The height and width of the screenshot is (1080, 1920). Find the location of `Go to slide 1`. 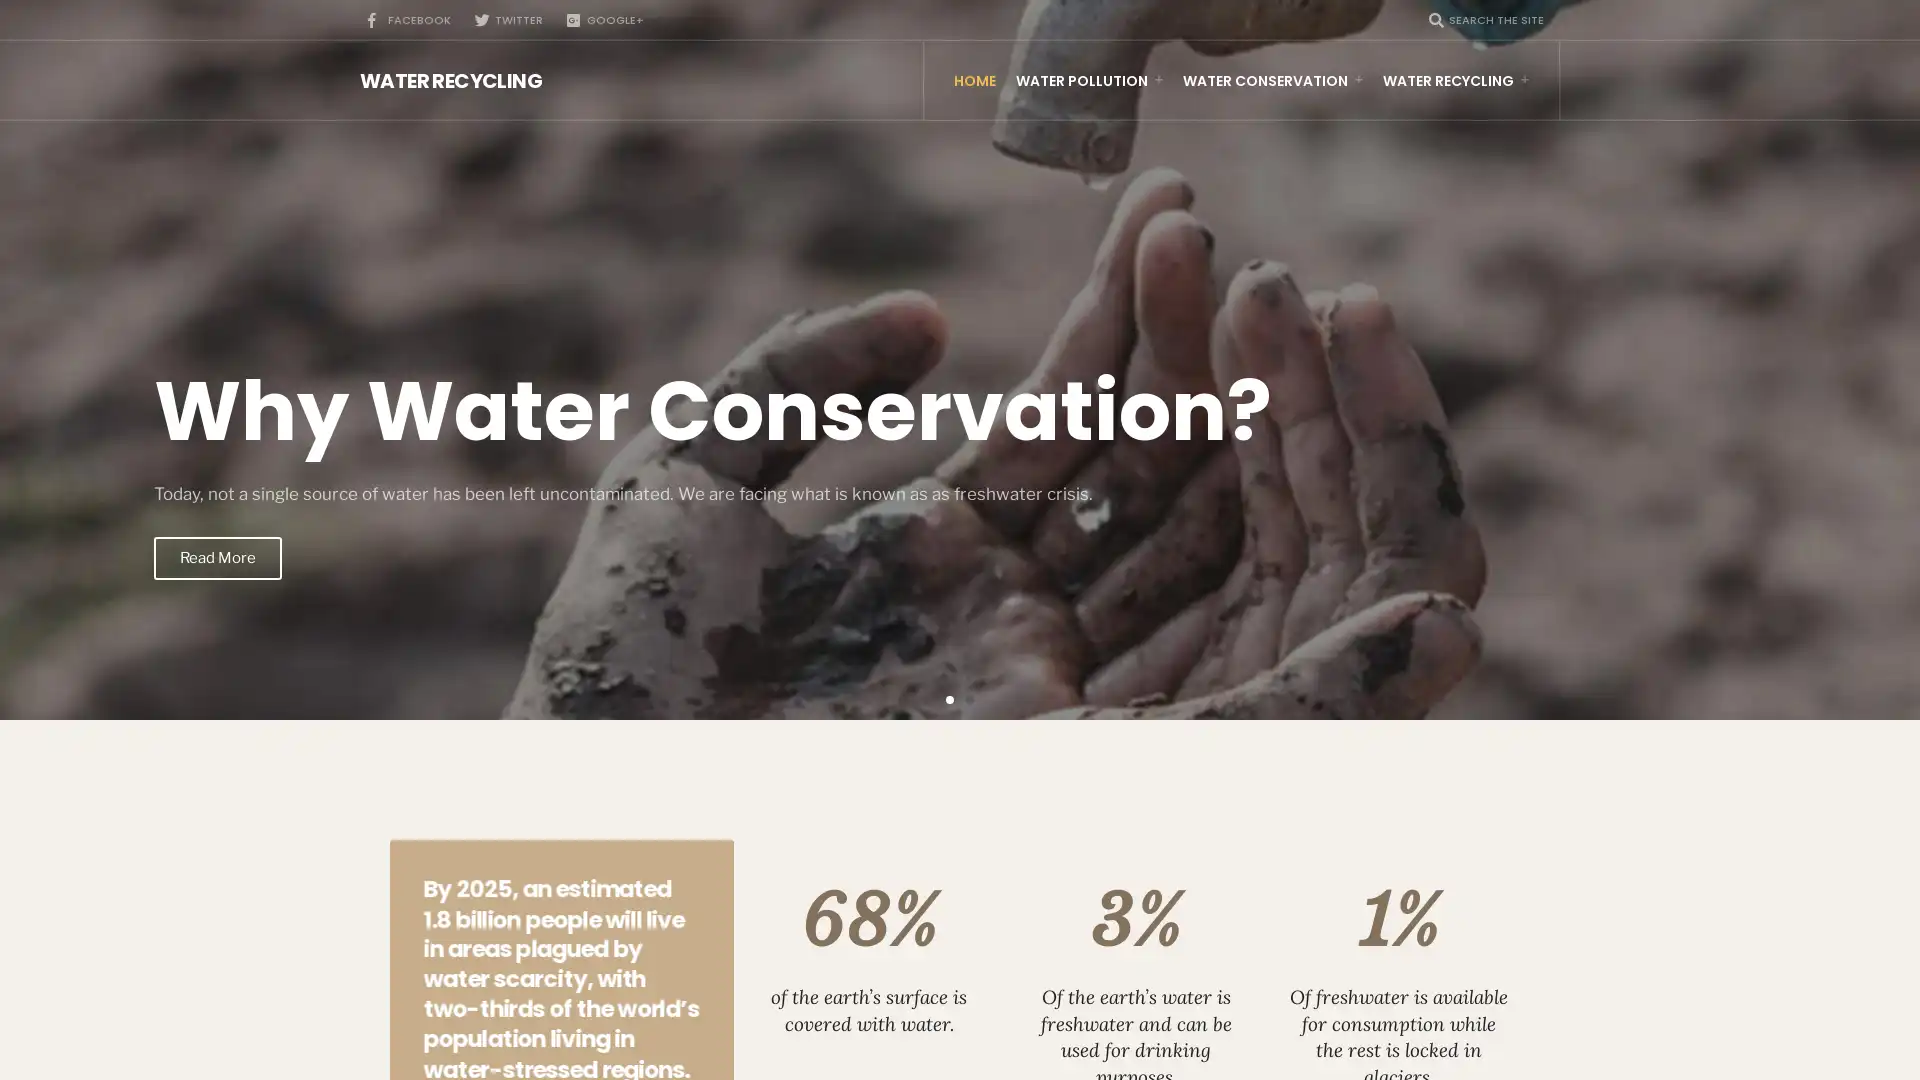

Go to slide 1 is located at coordinates (949, 698).